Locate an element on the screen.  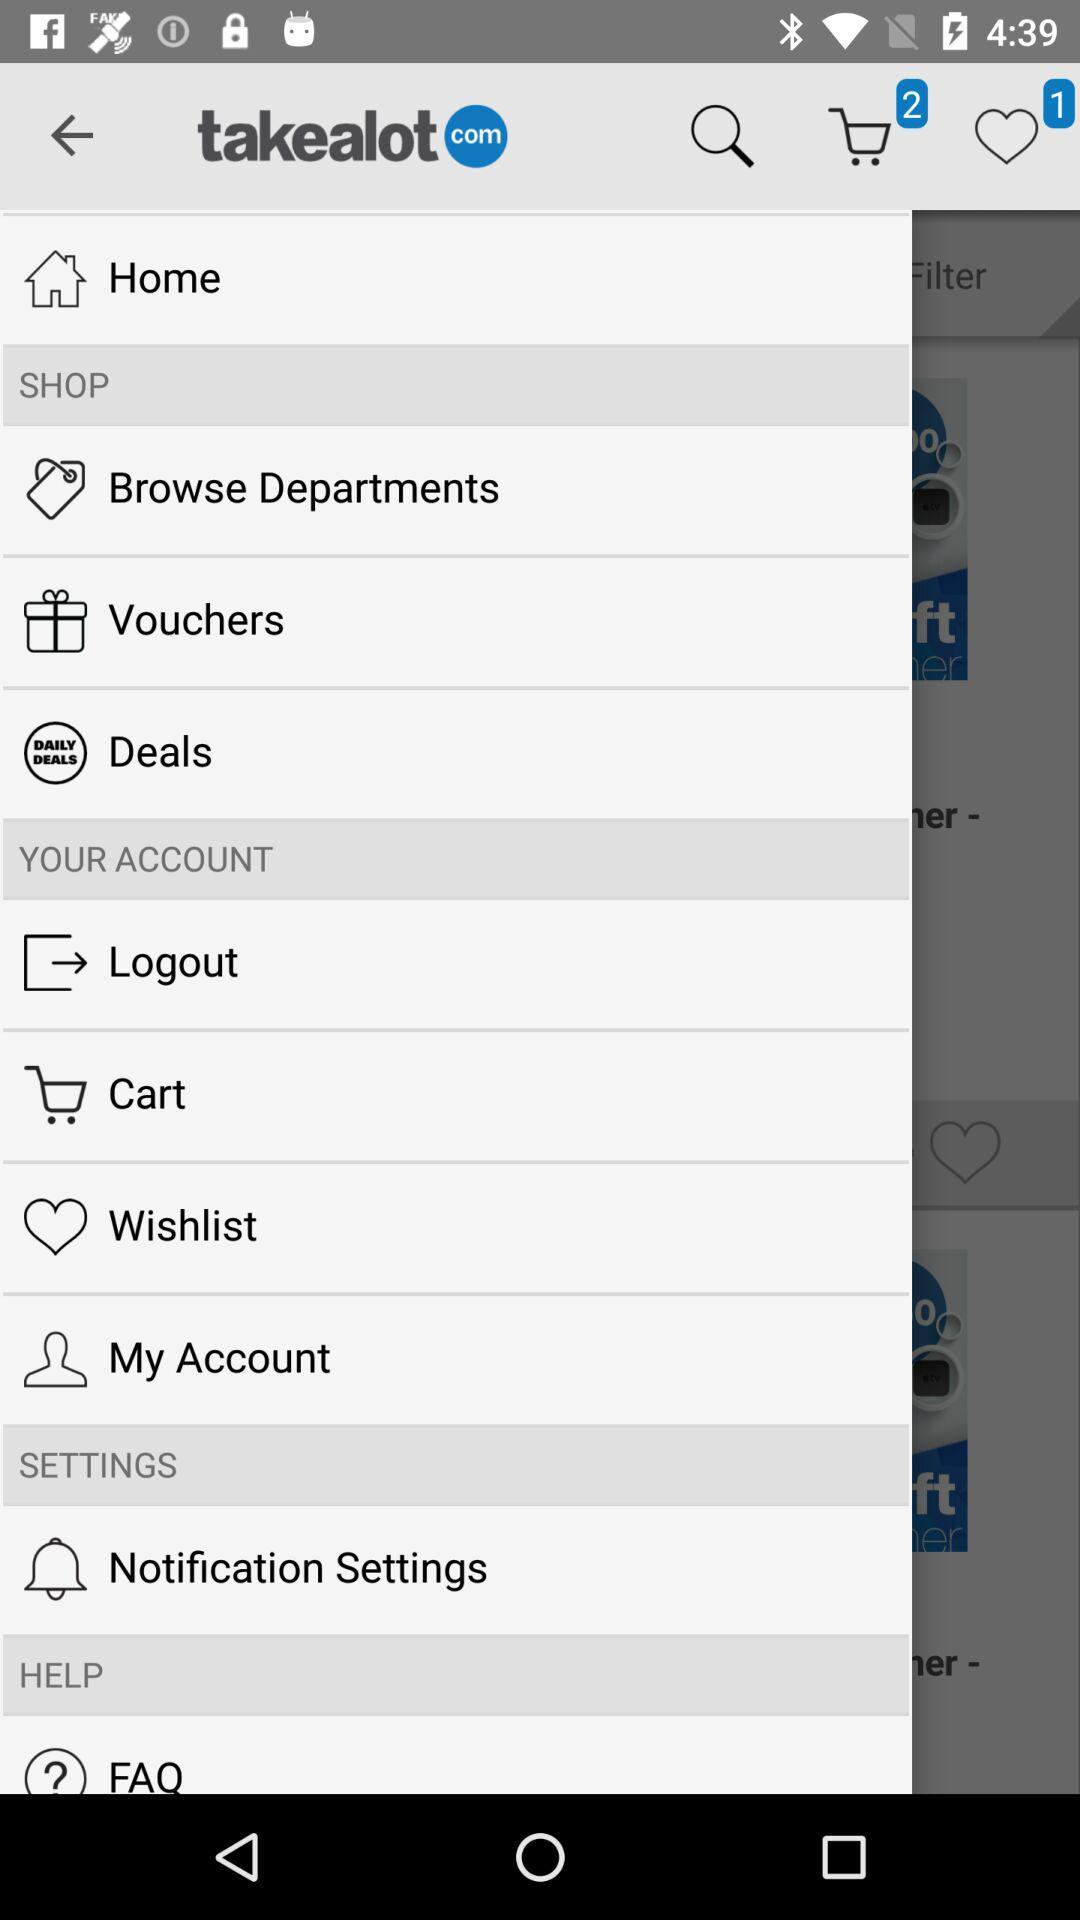
the logo which is before my account is located at coordinates (54, 1359).